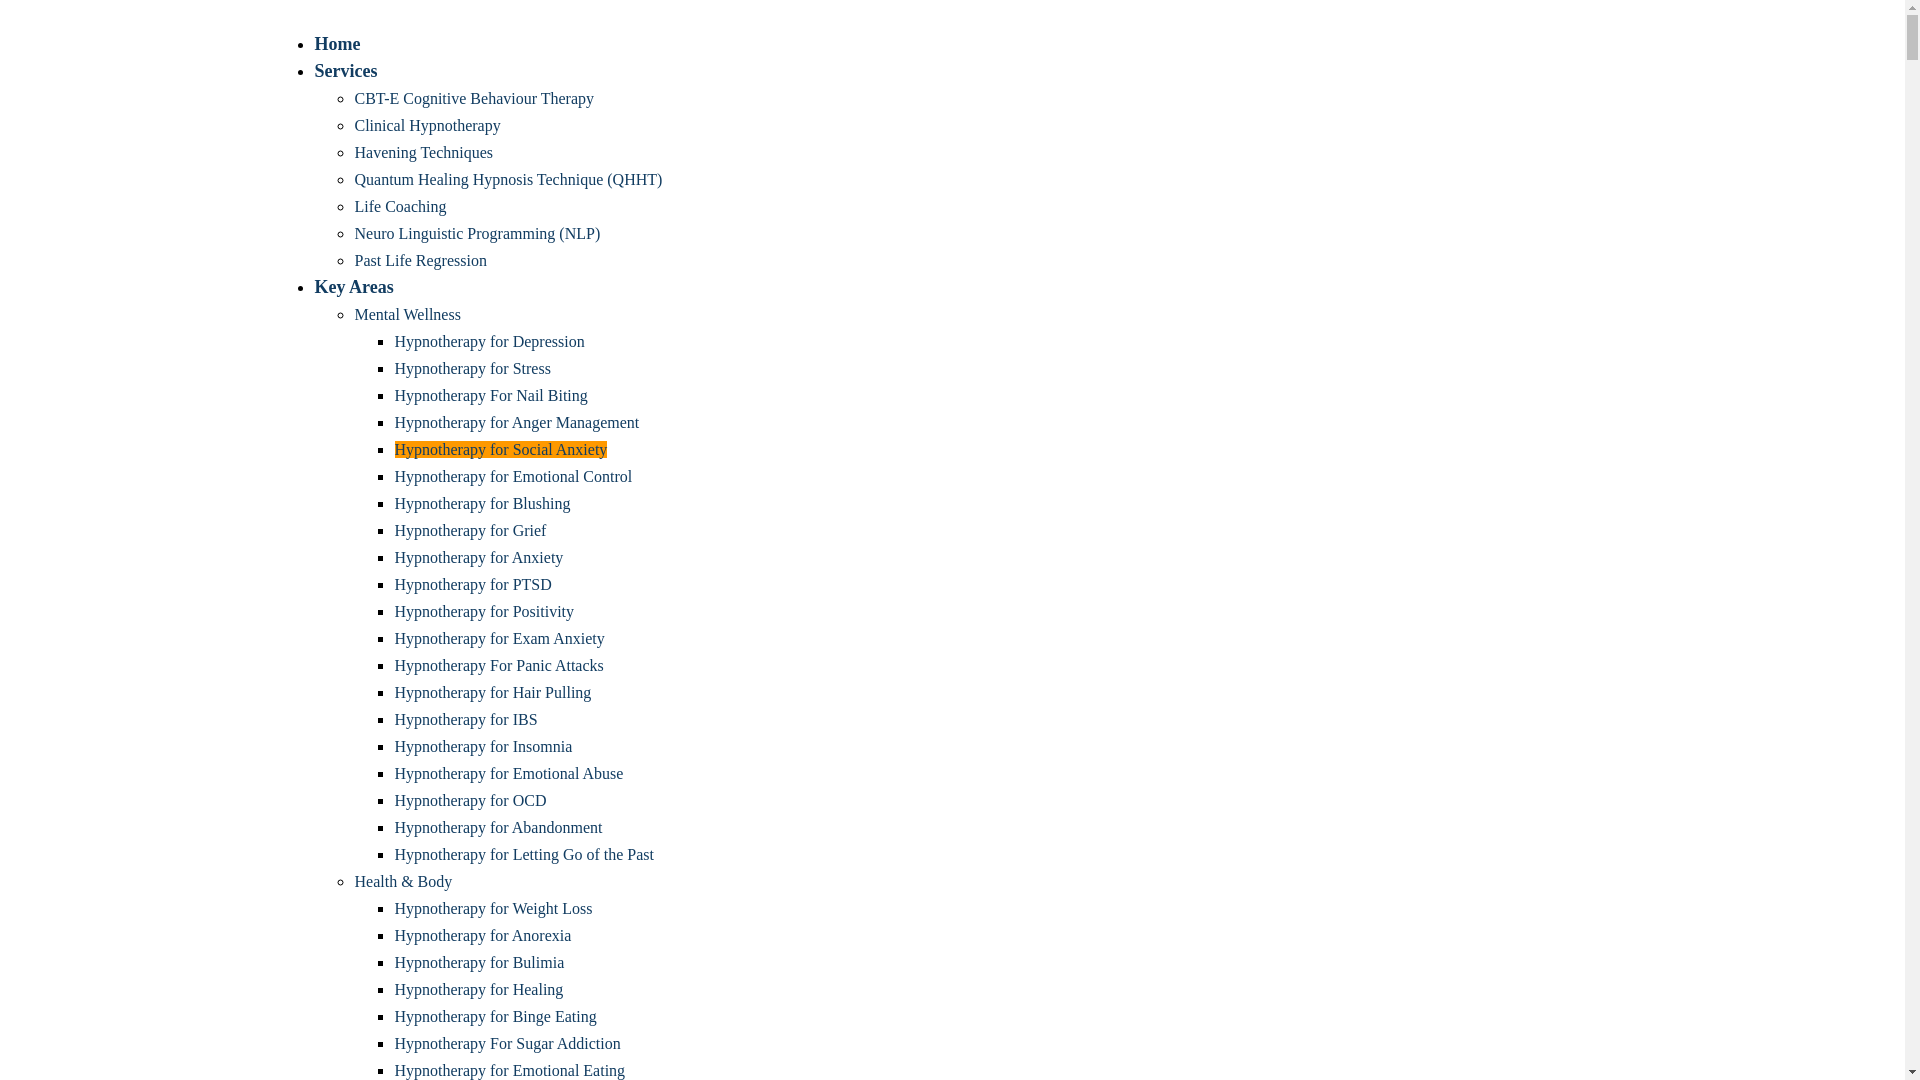  What do you see at coordinates (493, 908) in the screenshot?
I see `'Hypnotherapy for Weight Loss'` at bounding box center [493, 908].